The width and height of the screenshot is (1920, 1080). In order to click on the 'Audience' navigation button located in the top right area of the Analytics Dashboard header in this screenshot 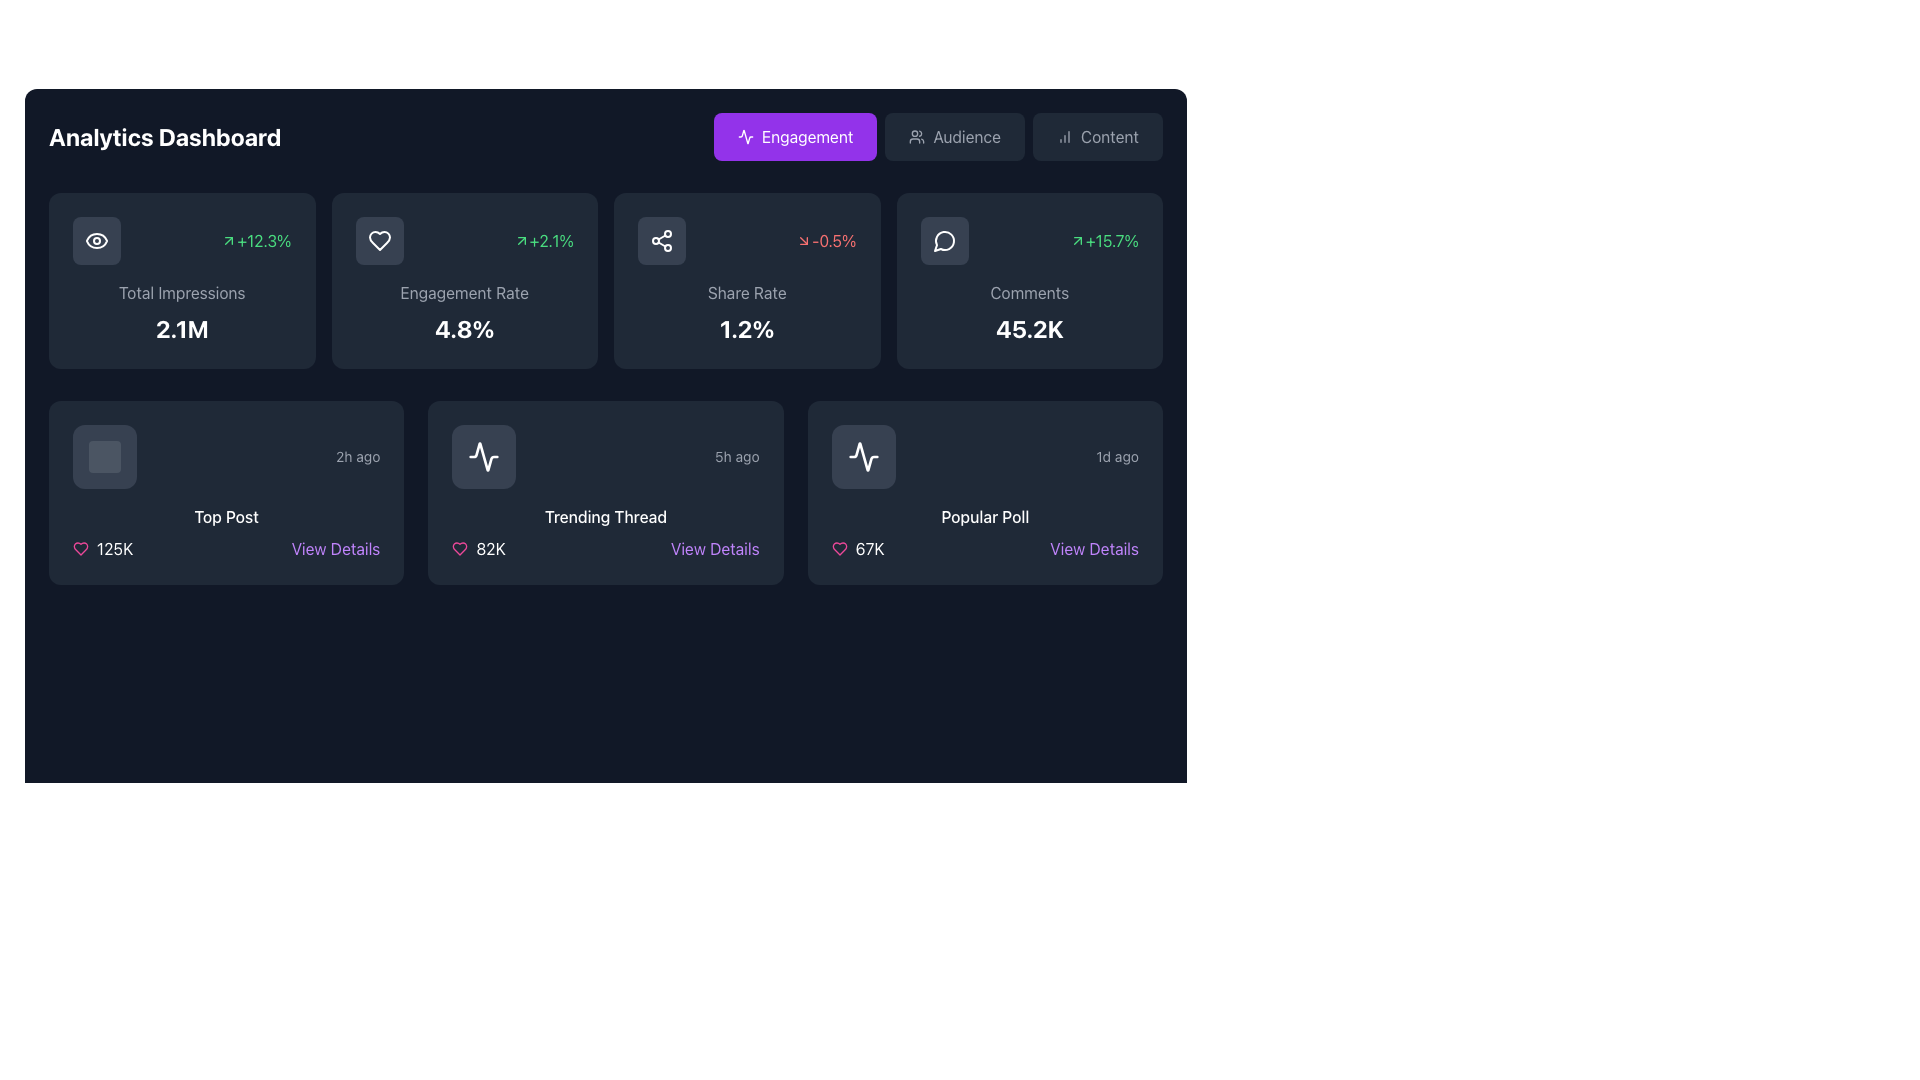, I will do `click(937, 136)`.